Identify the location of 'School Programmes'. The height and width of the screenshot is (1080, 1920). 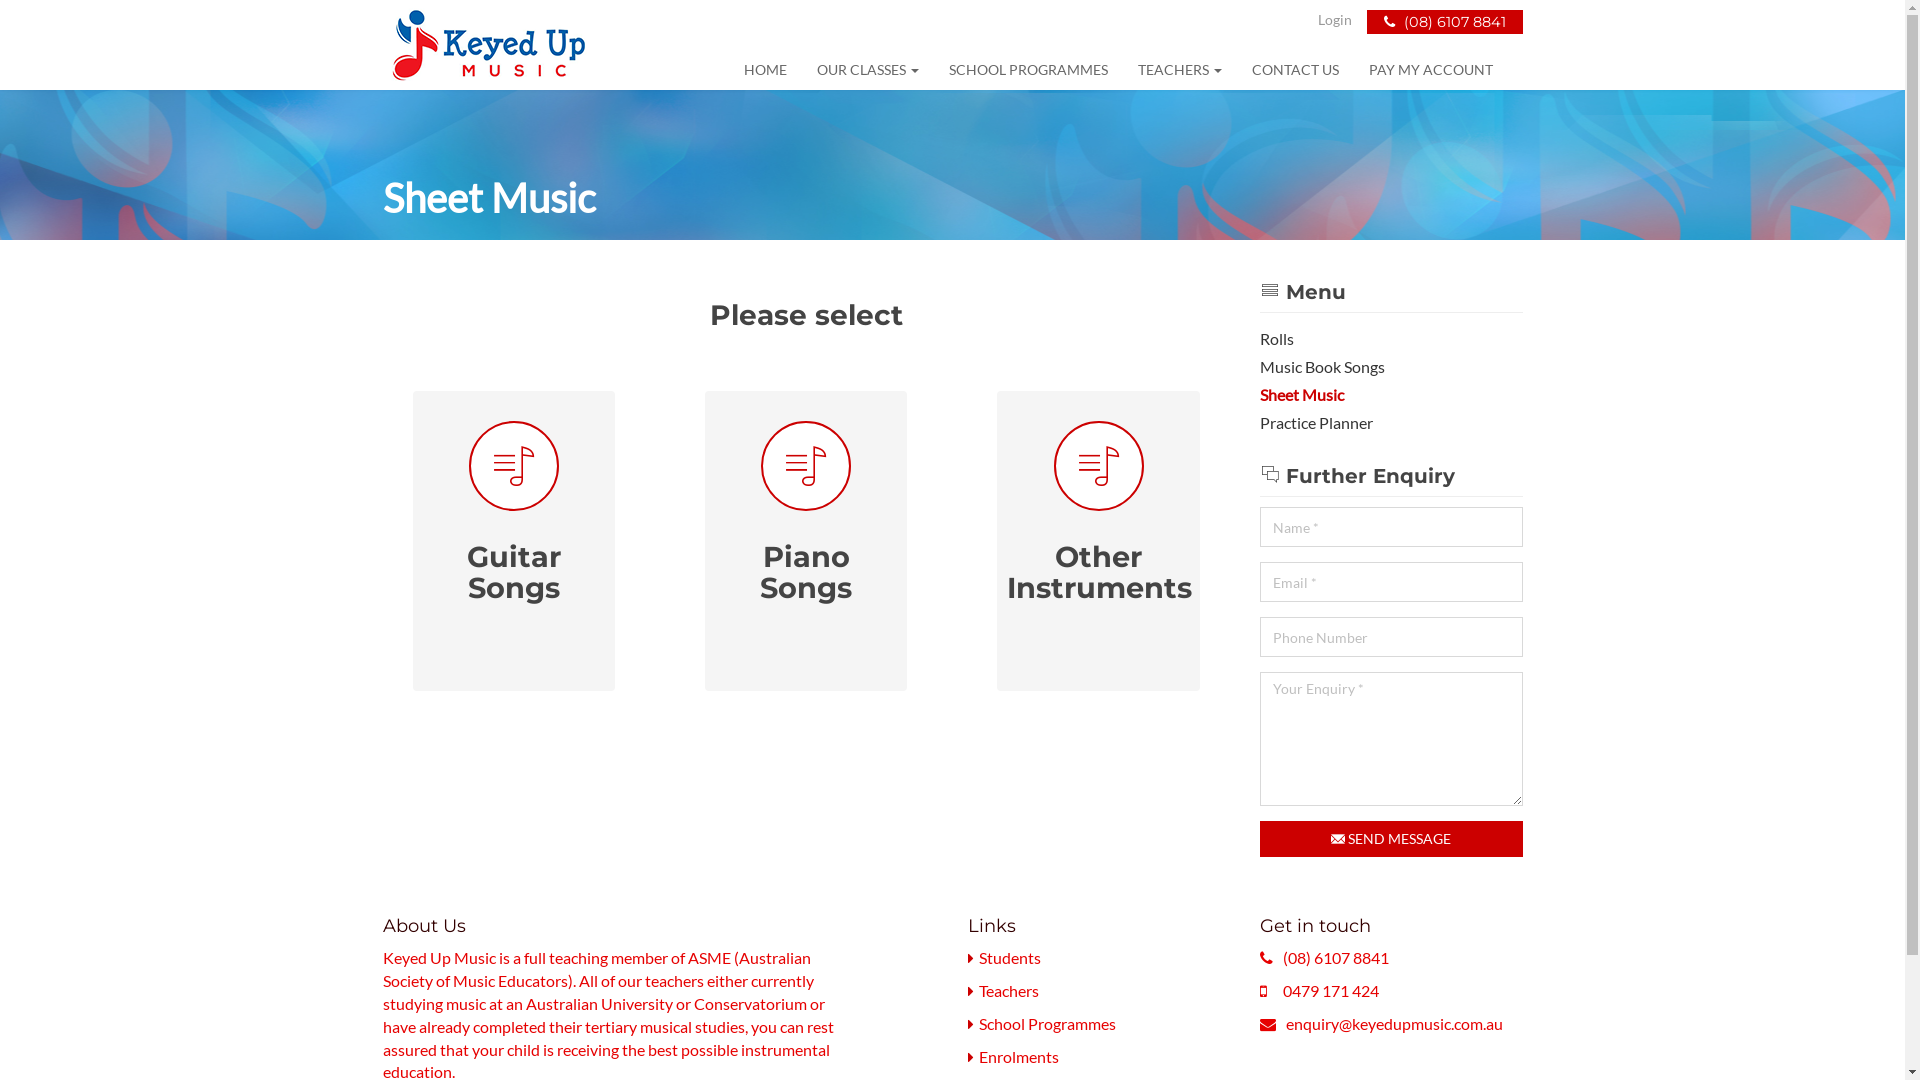
(978, 1023).